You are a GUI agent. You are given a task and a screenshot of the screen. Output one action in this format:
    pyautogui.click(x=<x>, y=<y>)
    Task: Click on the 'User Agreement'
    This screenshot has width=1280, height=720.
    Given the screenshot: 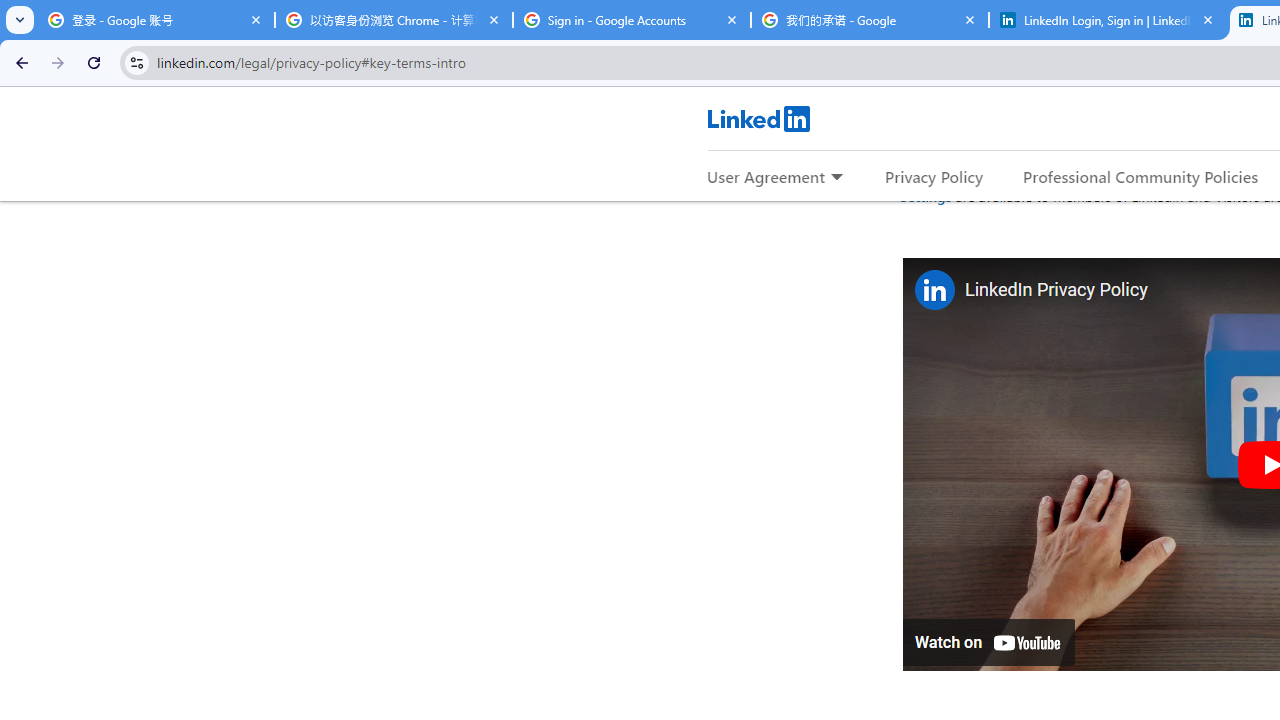 What is the action you would take?
    pyautogui.click(x=765, y=175)
    